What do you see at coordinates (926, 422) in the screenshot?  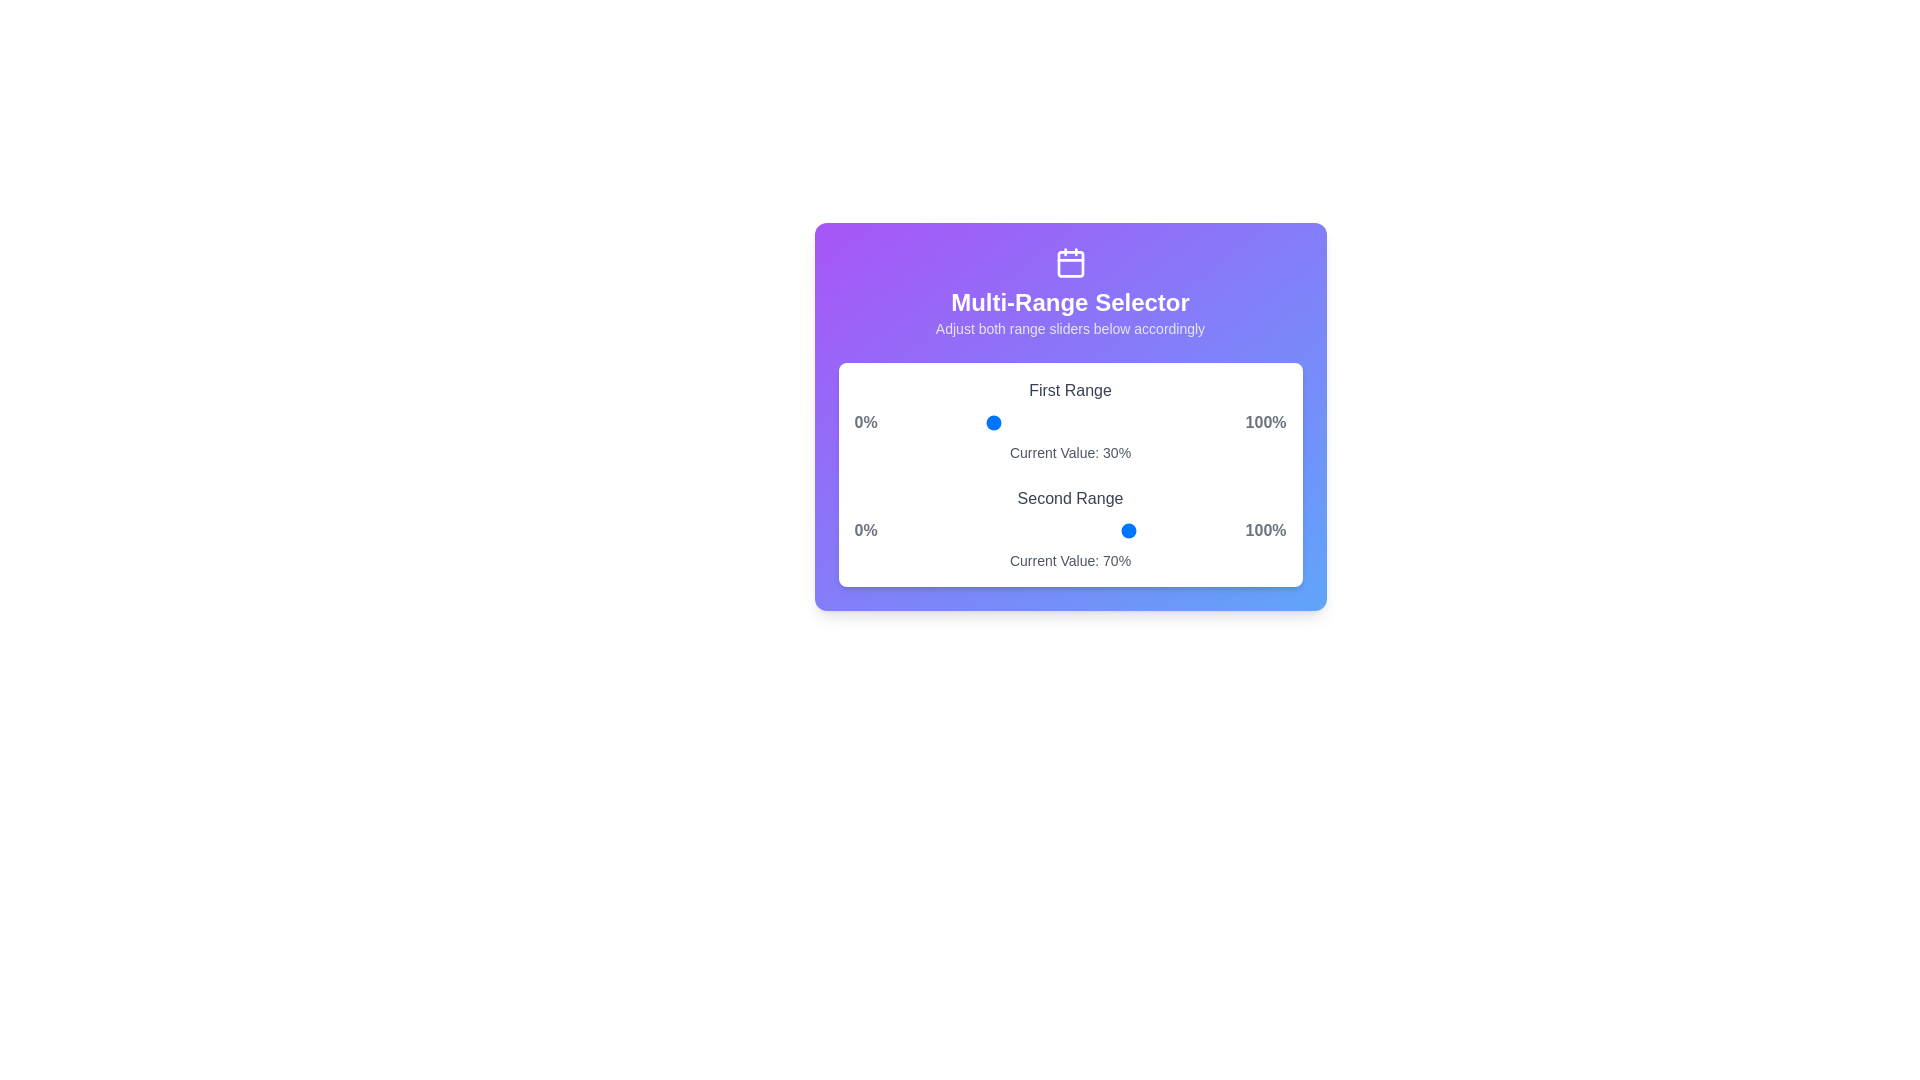 I see `the first range slider value` at bounding box center [926, 422].